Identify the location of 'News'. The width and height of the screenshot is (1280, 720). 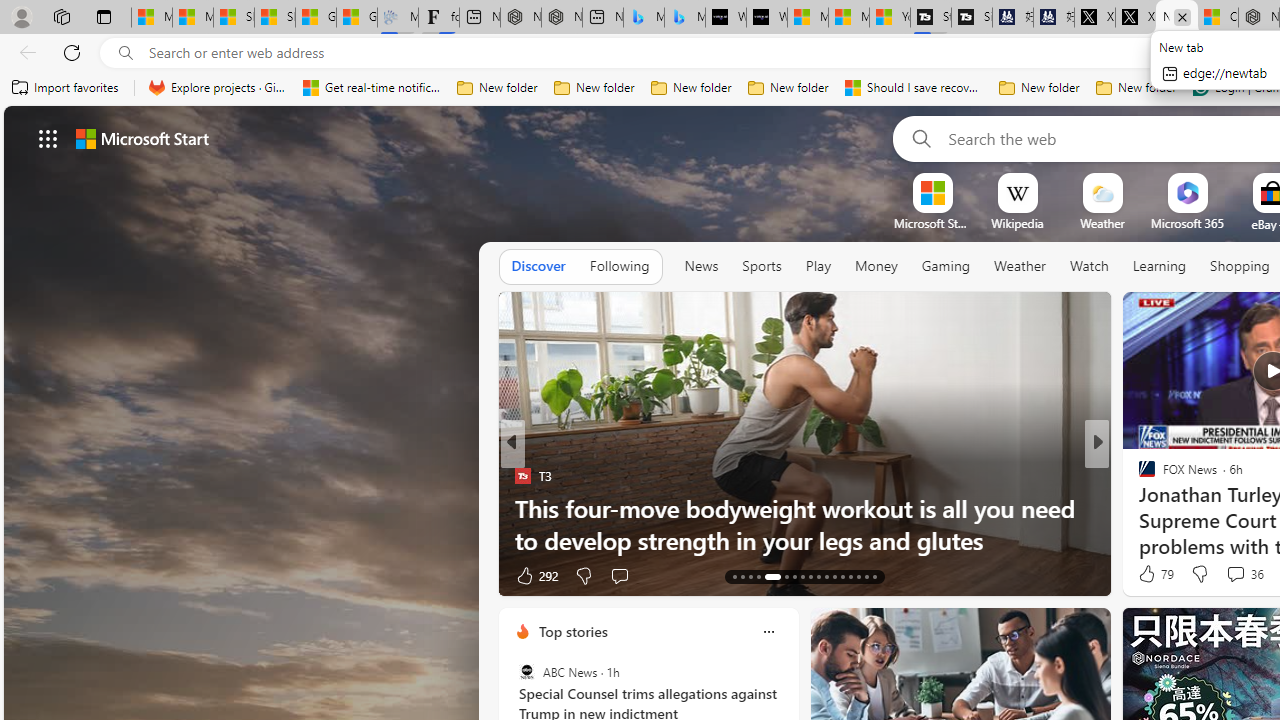
(701, 265).